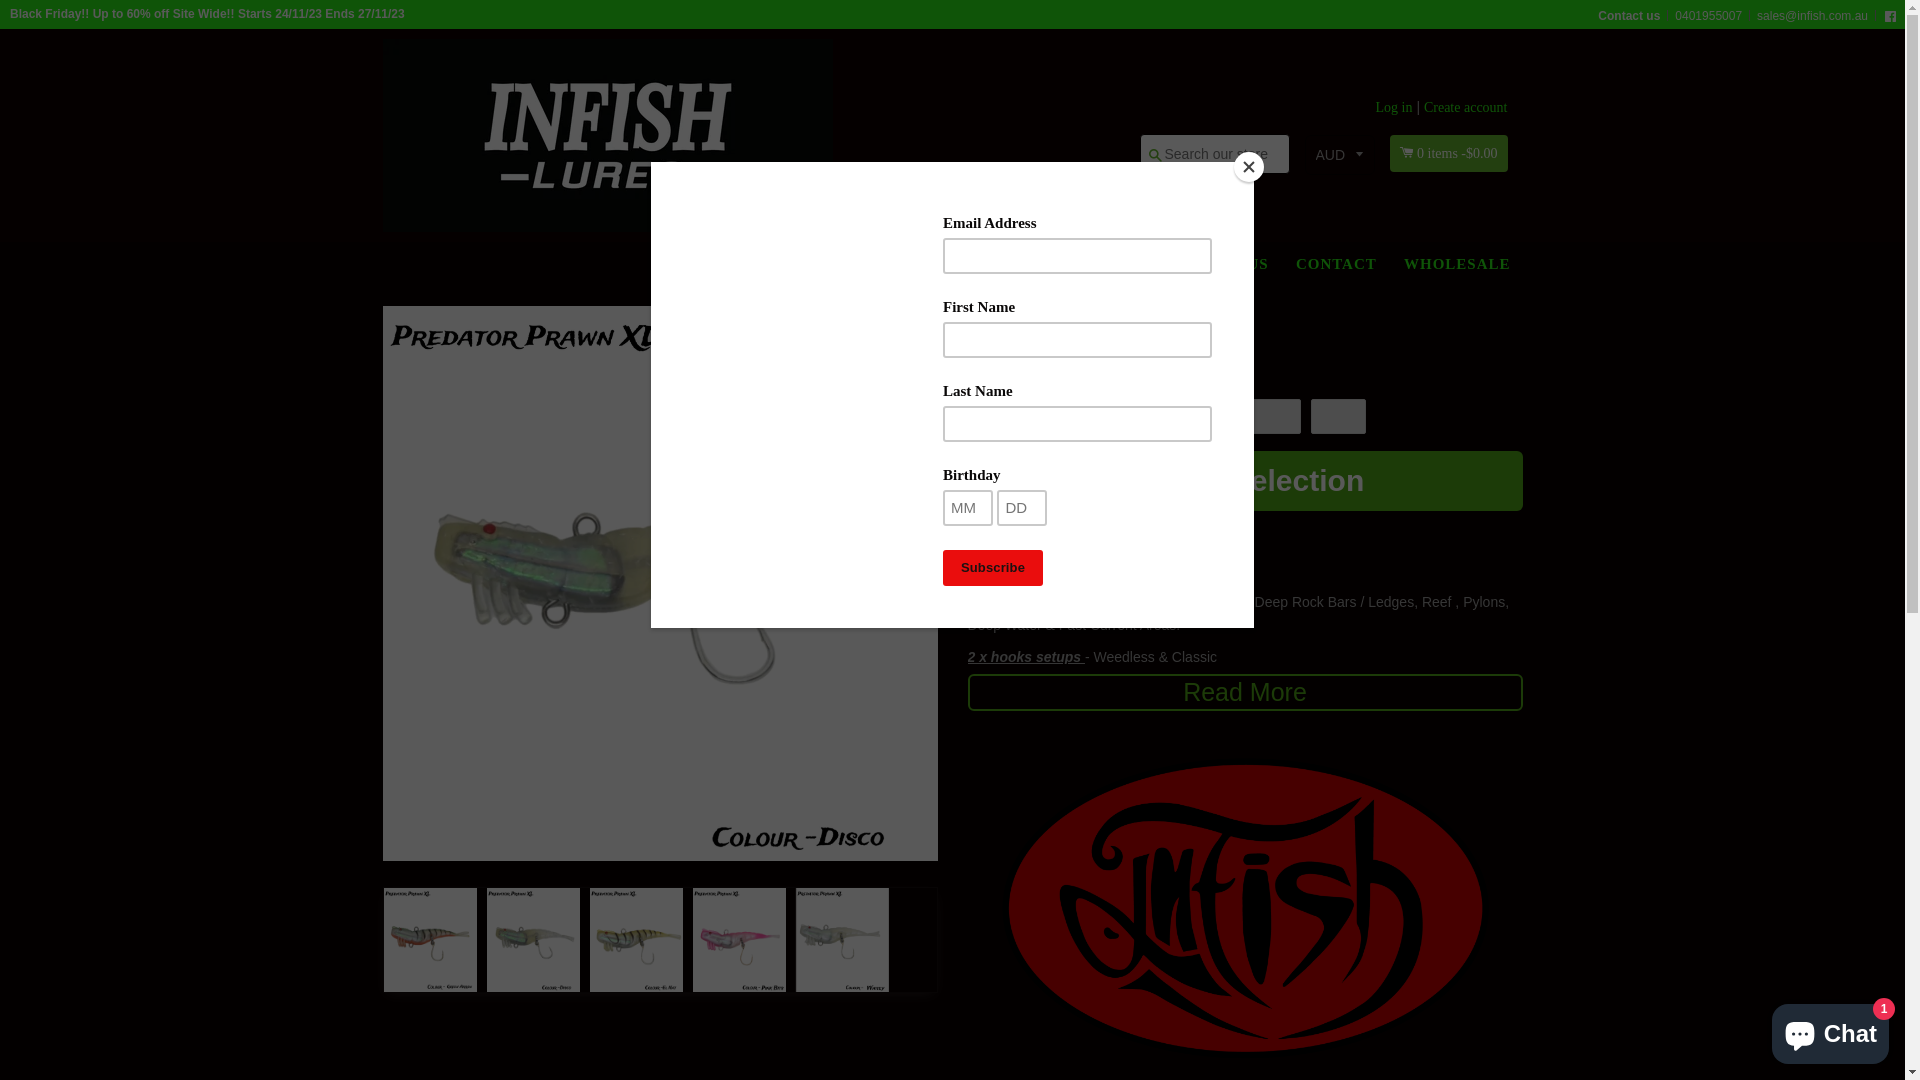 This screenshot has width=1920, height=1080. What do you see at coordinates (1889, 15) in the screenshot?
I see `'Facebook'` at bounding box center [1889, 15].